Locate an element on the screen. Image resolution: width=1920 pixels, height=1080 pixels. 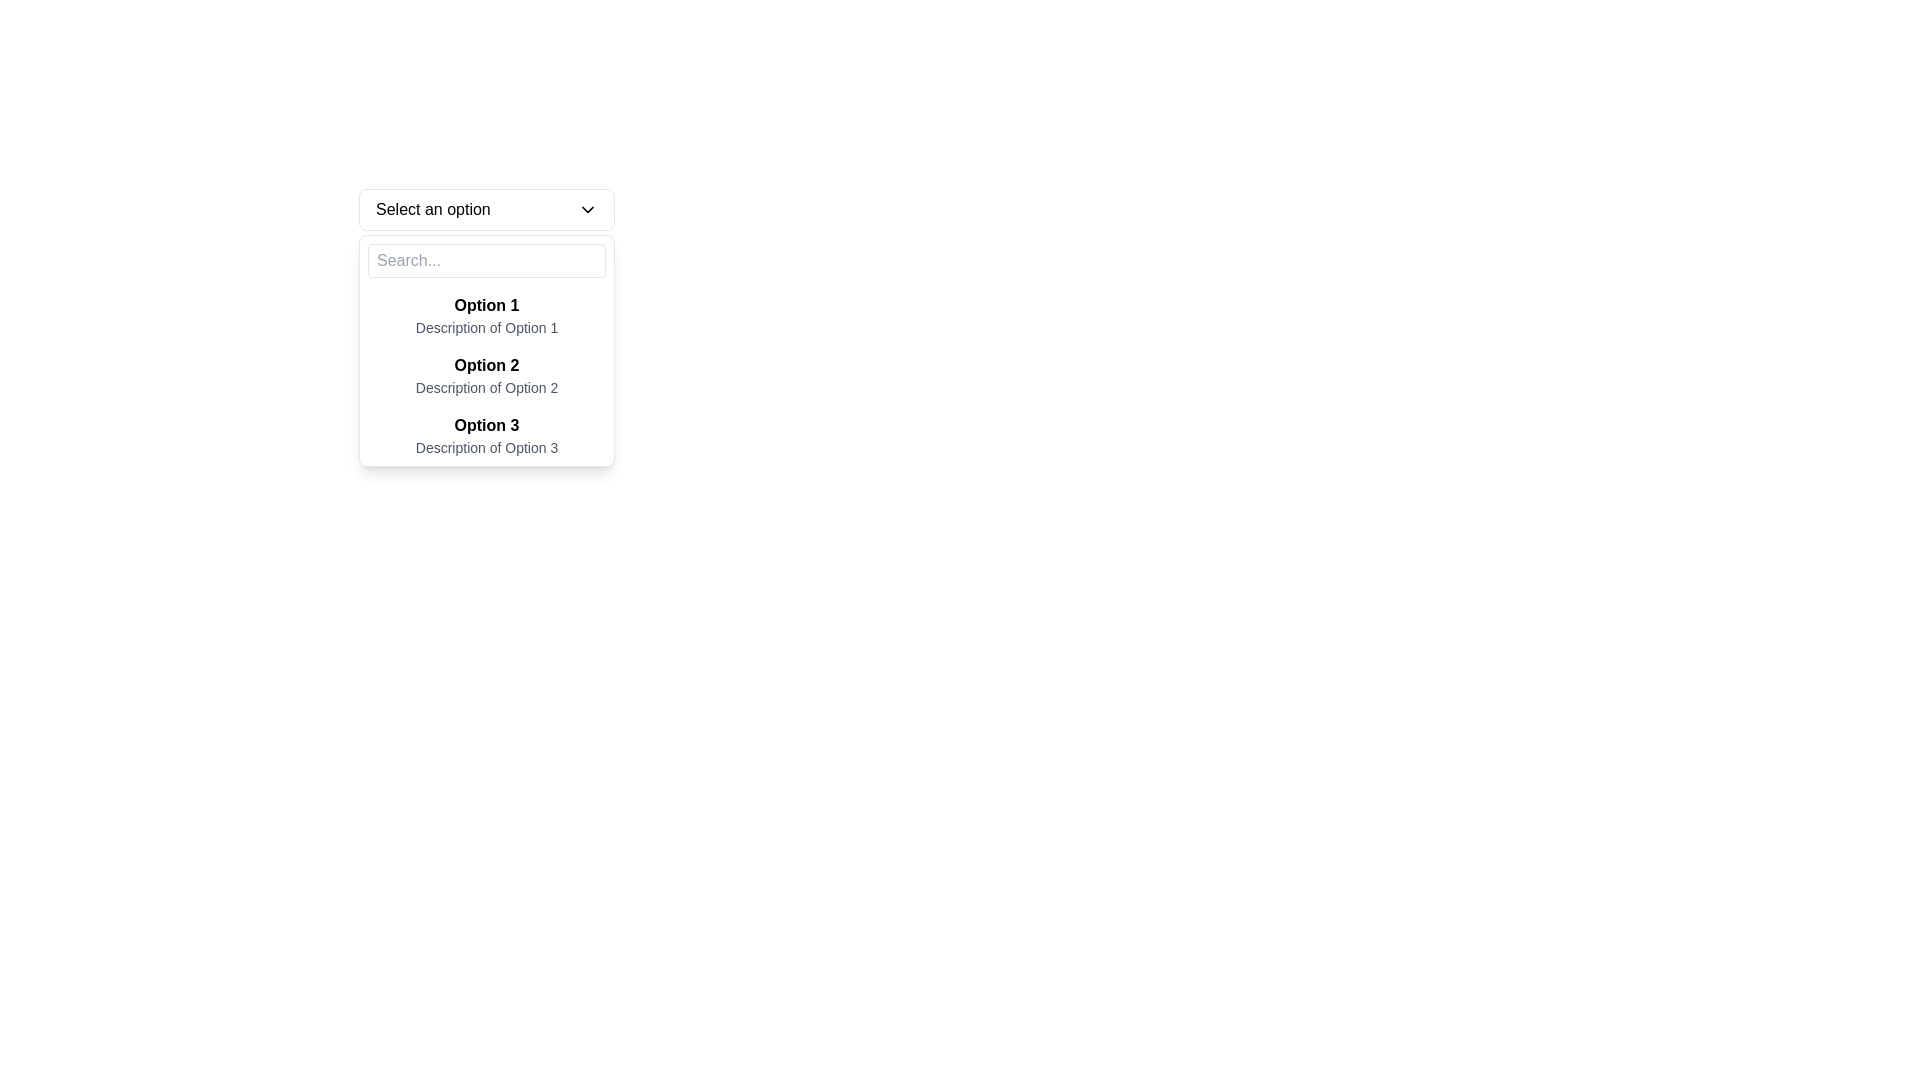
text of the bold-styled label displaying 'Option 1' in black font located at the center of the dropdown menu entry is located at coordinates (486, 305).